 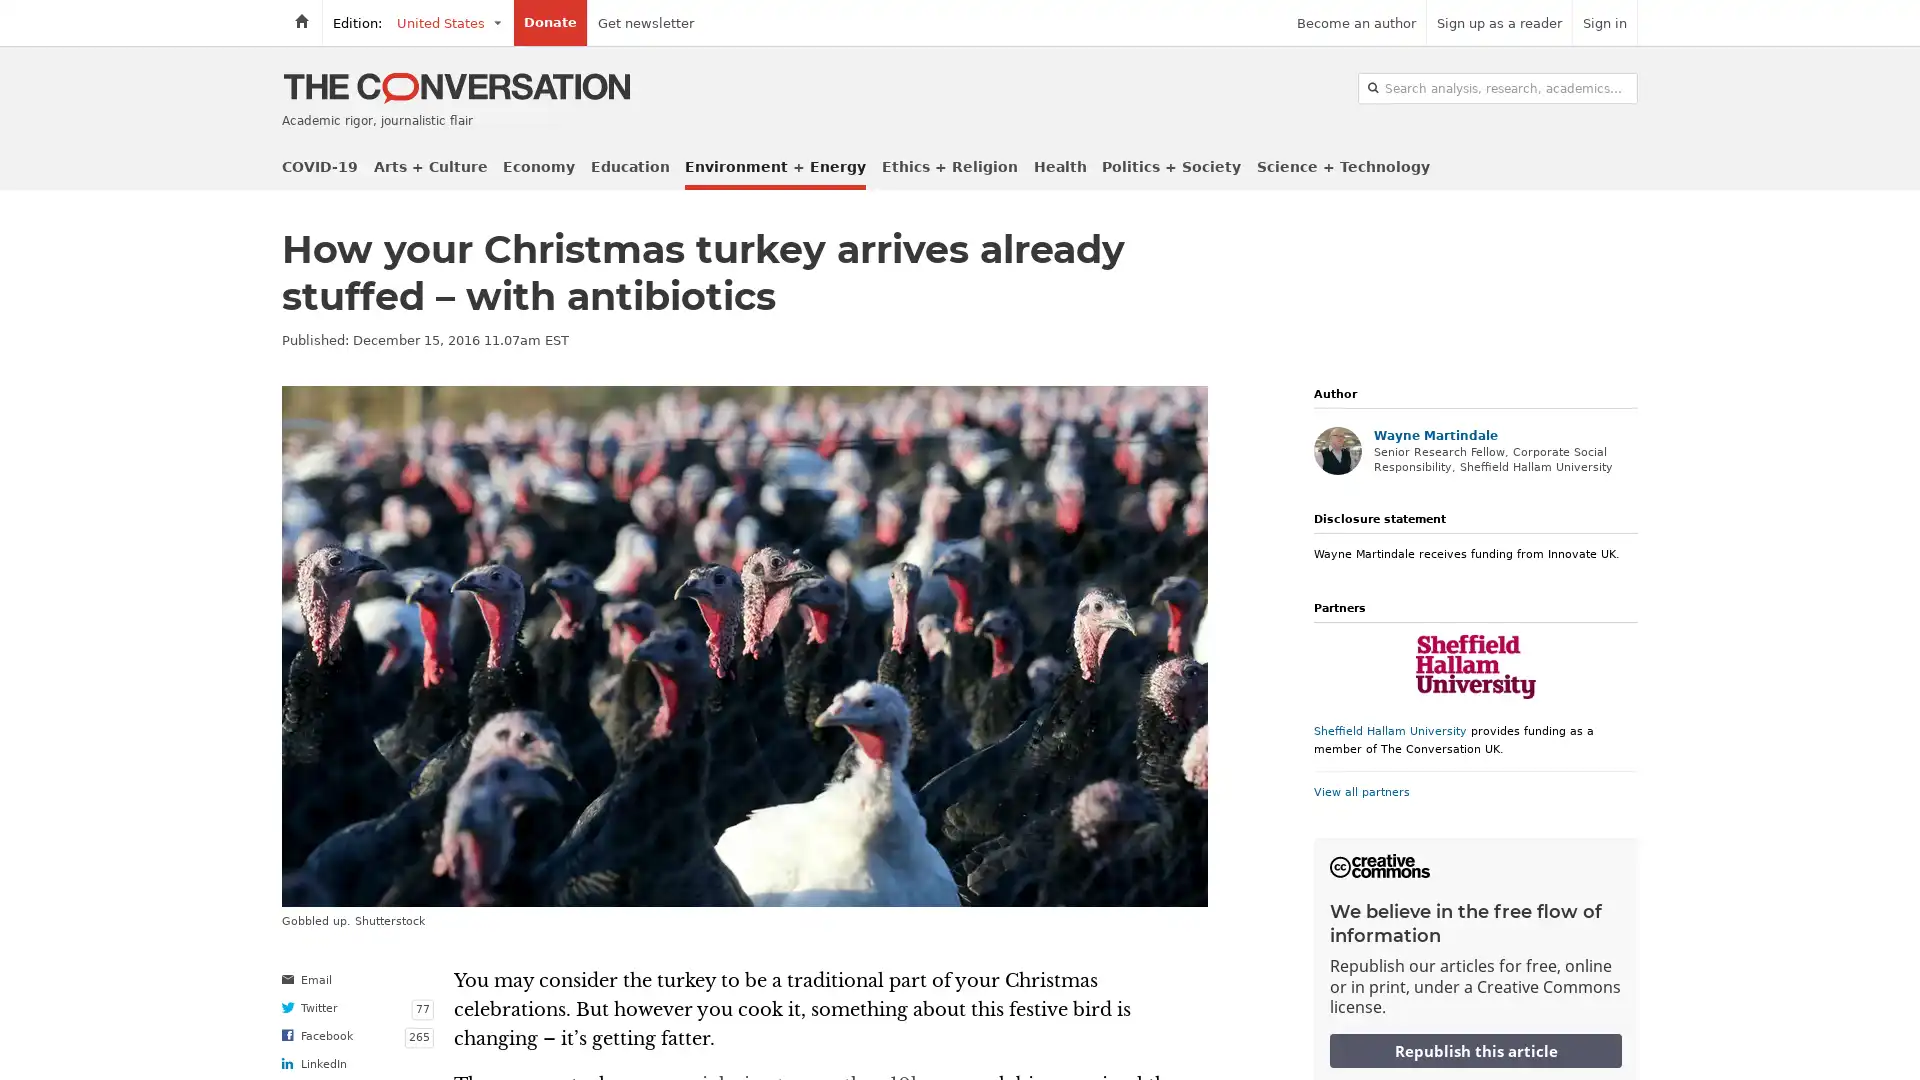 I want to click on Republish this article, so click(x=1476, y=1049).